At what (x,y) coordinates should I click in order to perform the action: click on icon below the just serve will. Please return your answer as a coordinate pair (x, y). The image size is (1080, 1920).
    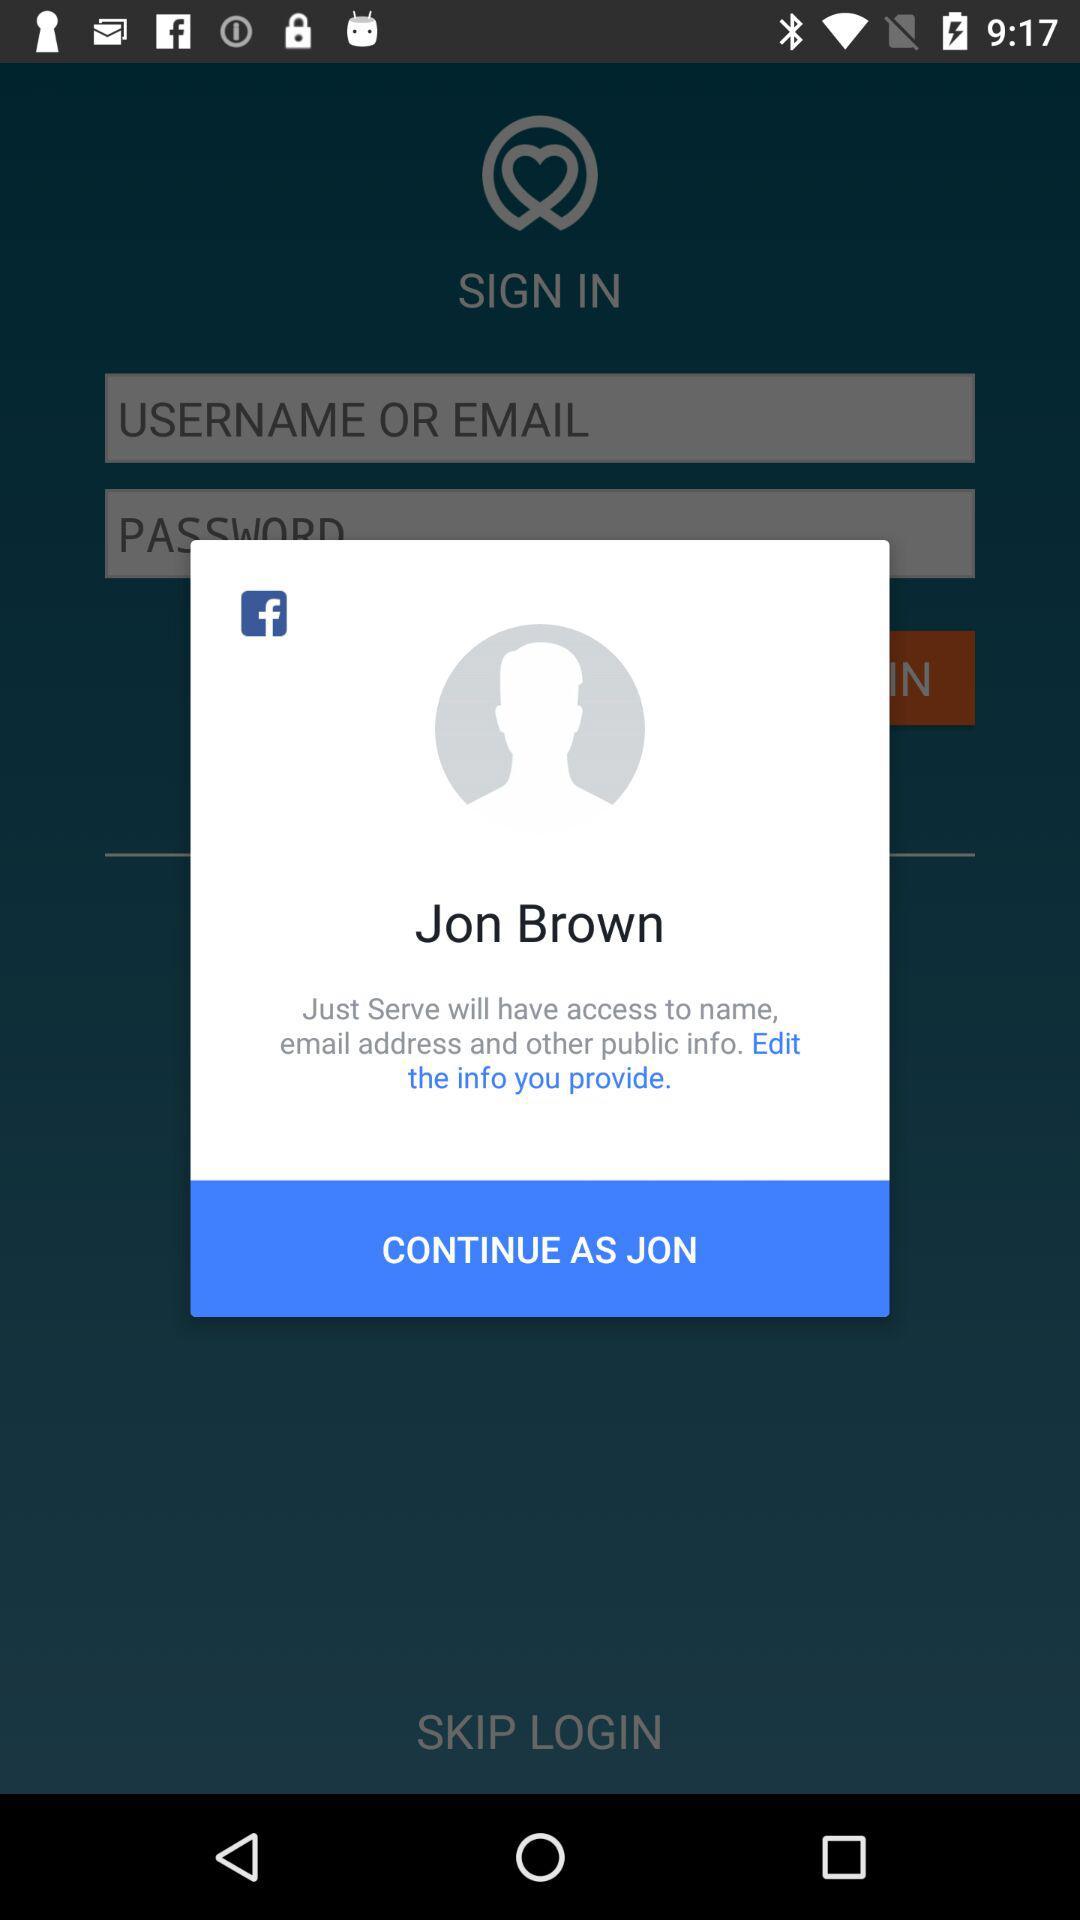
    Looking at the image, I should click on (540, 1247).